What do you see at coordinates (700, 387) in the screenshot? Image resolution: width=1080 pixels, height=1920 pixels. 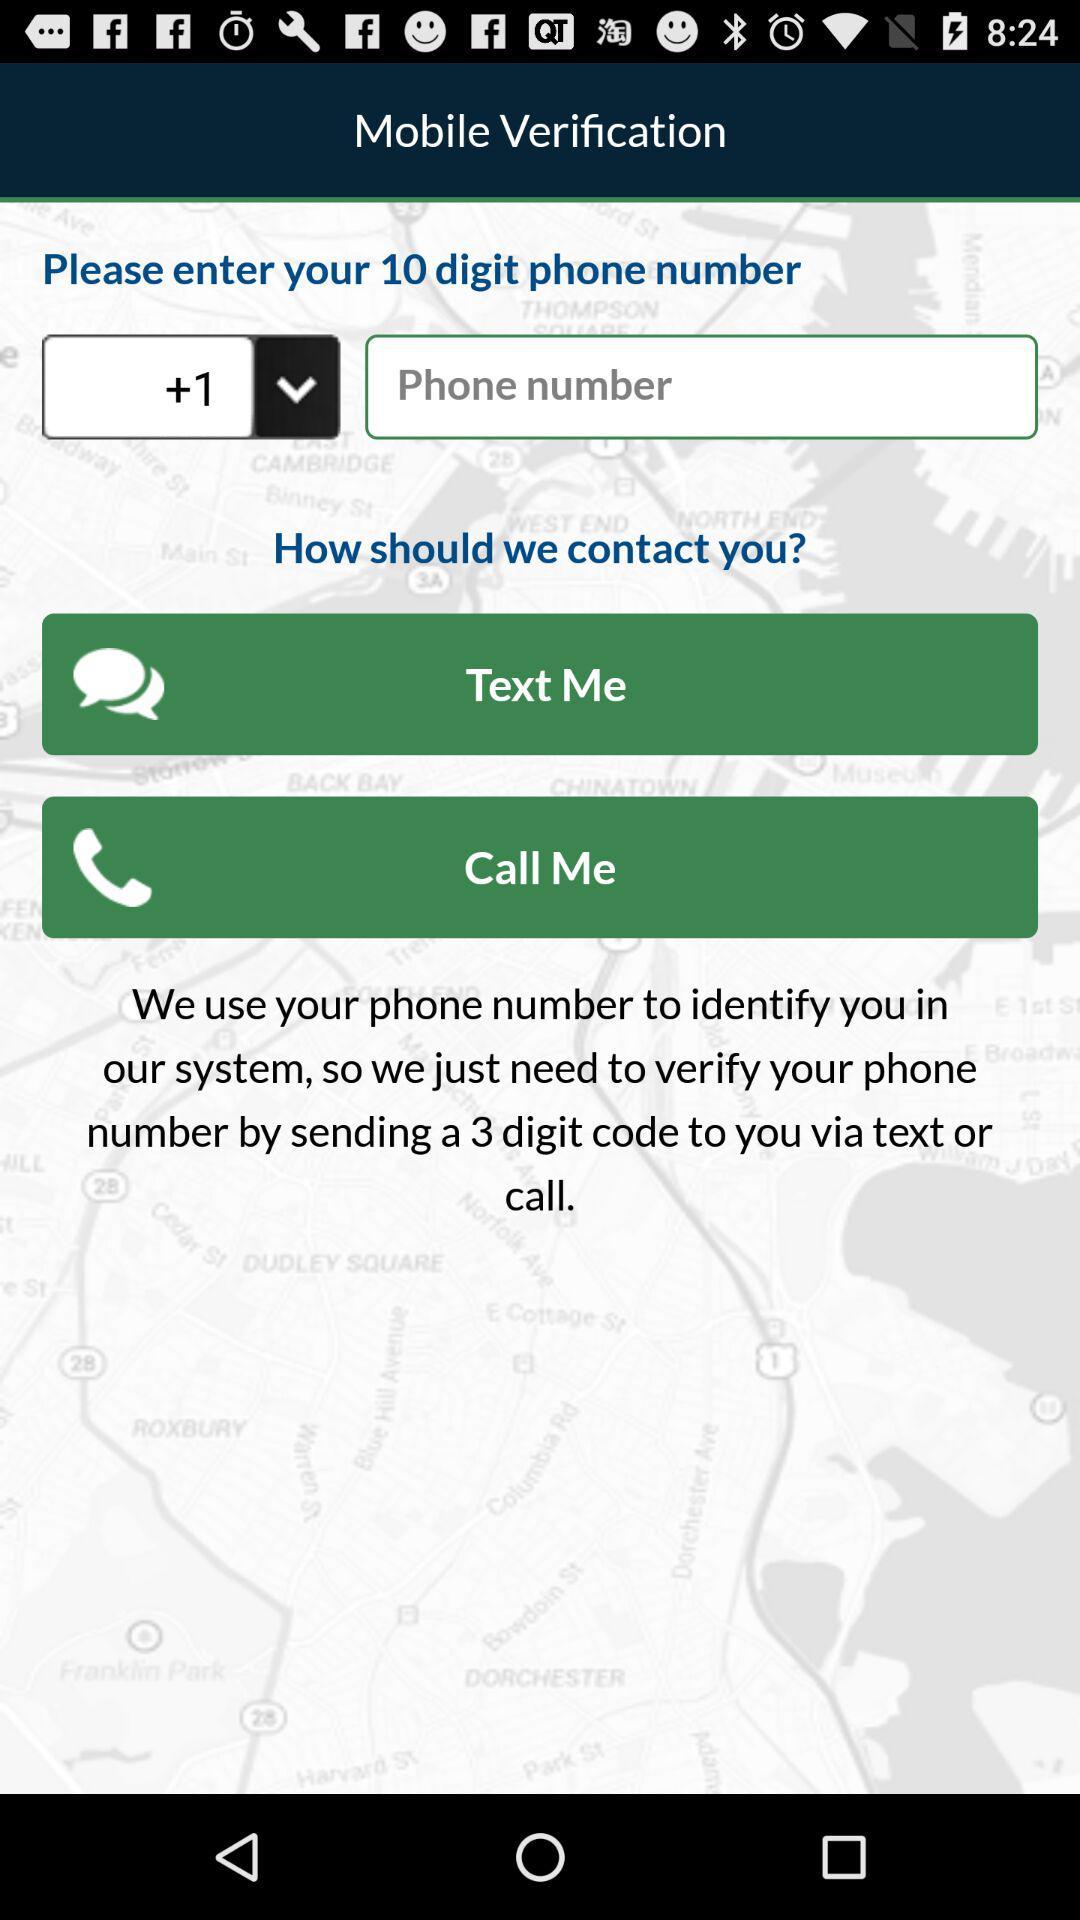 I see `mobile number details` at bounding box center [700, 387].